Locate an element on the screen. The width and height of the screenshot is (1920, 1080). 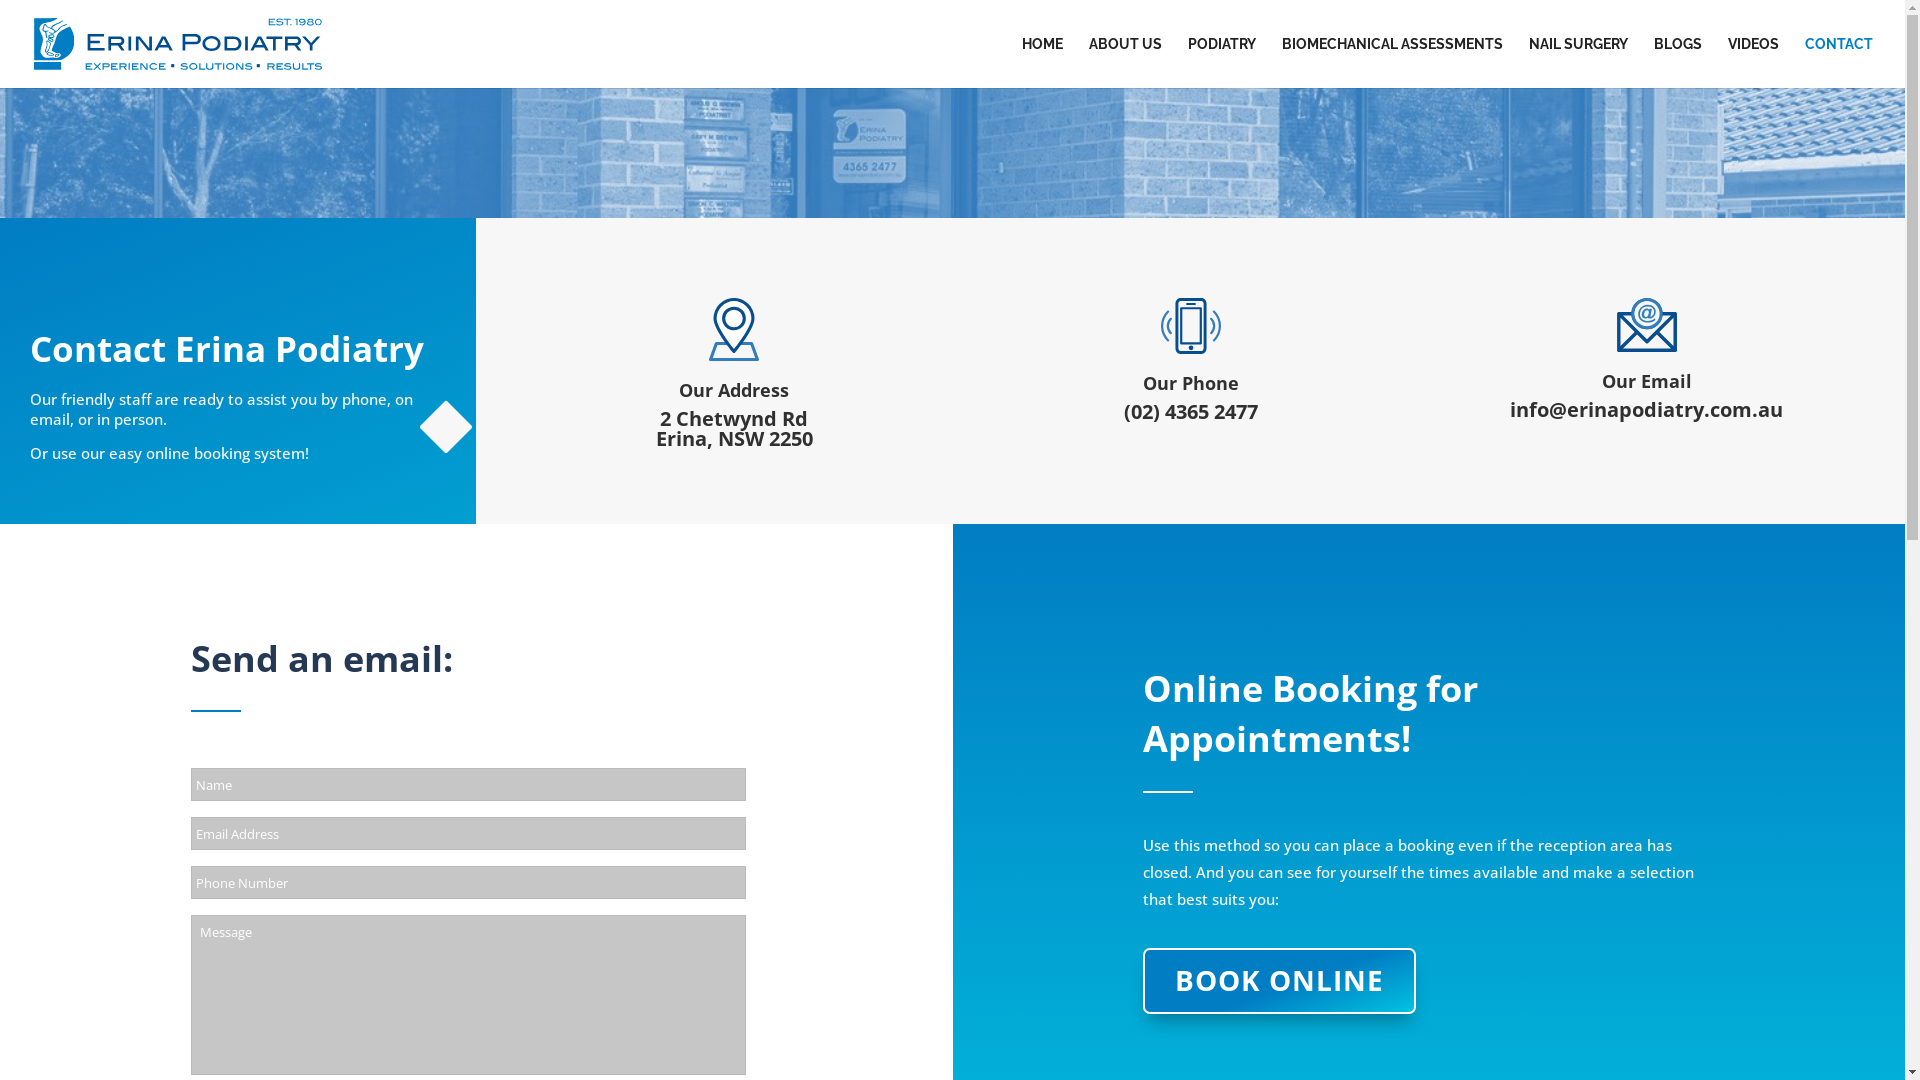
'CONTACT' is located at coordinates (1804, 61).